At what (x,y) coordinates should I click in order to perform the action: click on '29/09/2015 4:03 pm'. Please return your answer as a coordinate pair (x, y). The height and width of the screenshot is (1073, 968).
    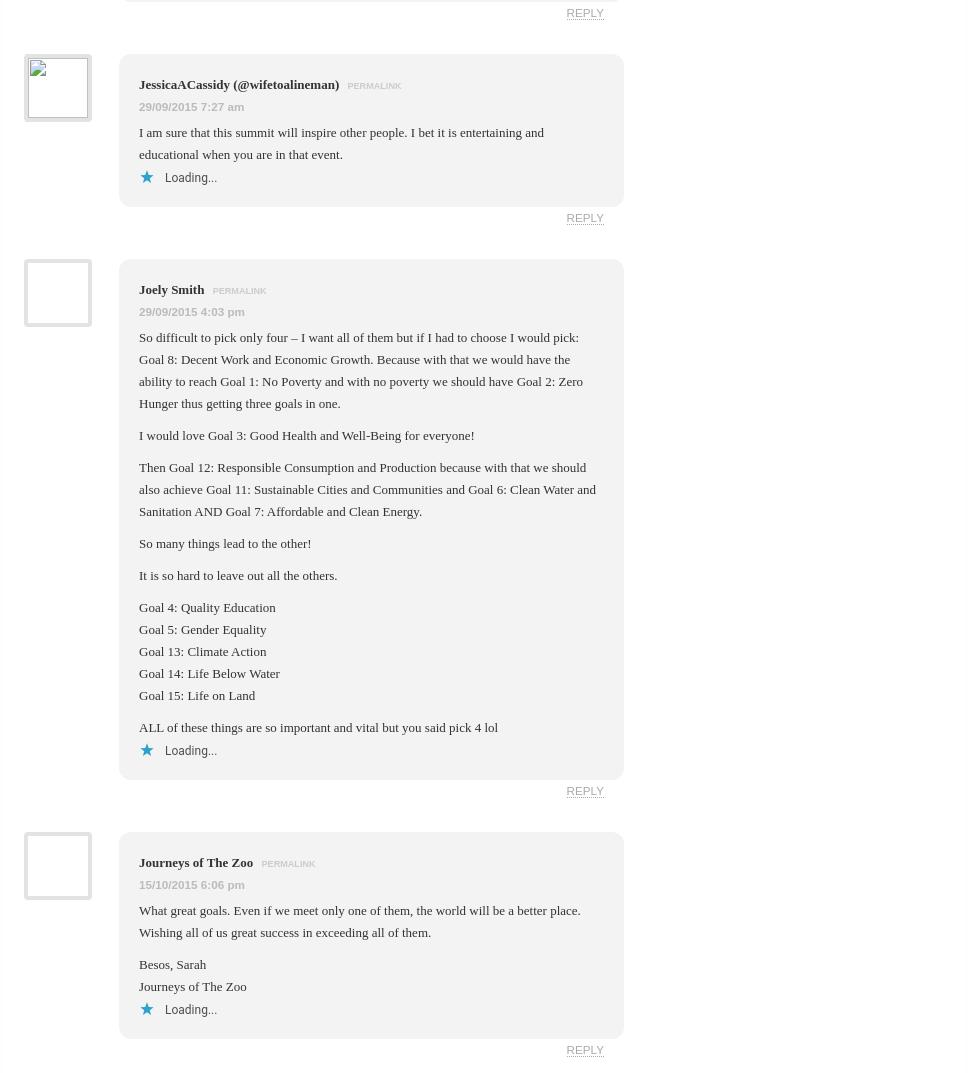
    Looking at the image, I should click on (191, 310).